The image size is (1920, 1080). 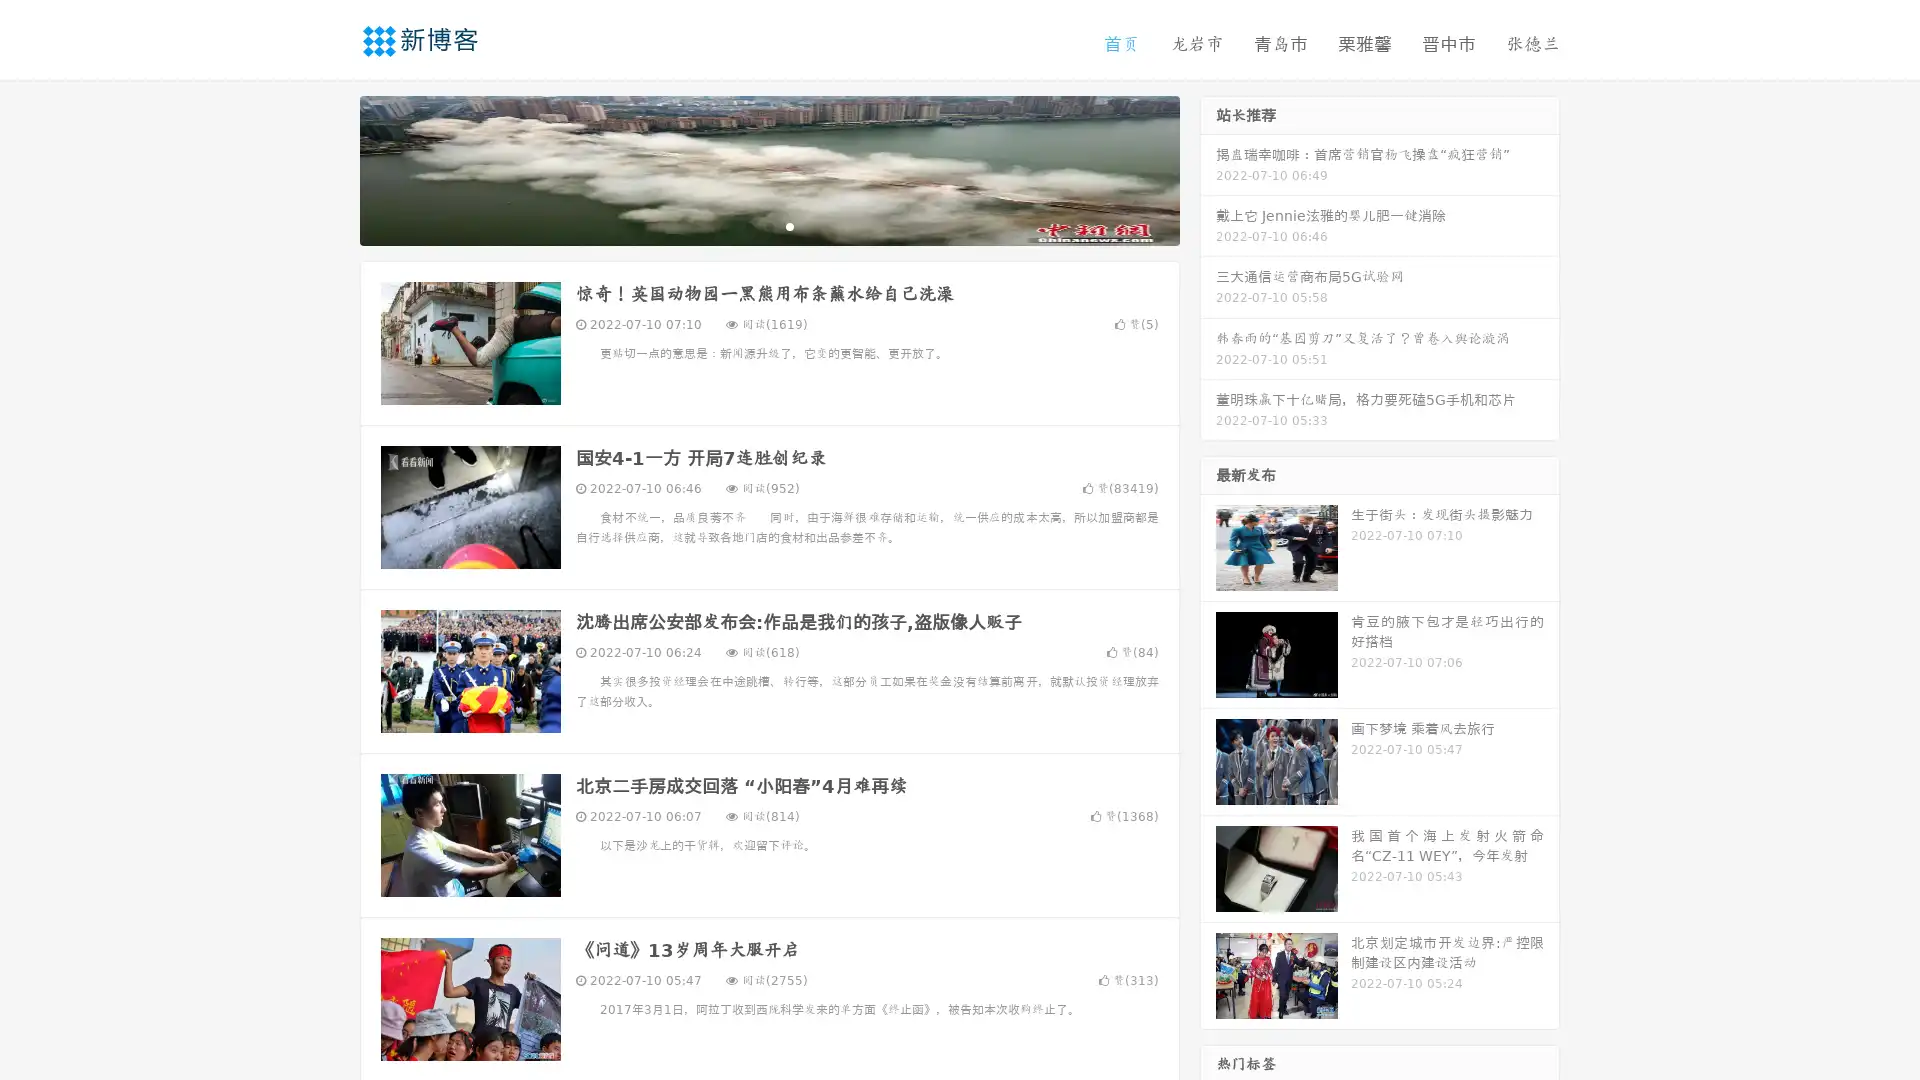 What do you see at coordinates (330, 168) in the screenshot?
I see `Previous slide` at bounding box center [330, 168].